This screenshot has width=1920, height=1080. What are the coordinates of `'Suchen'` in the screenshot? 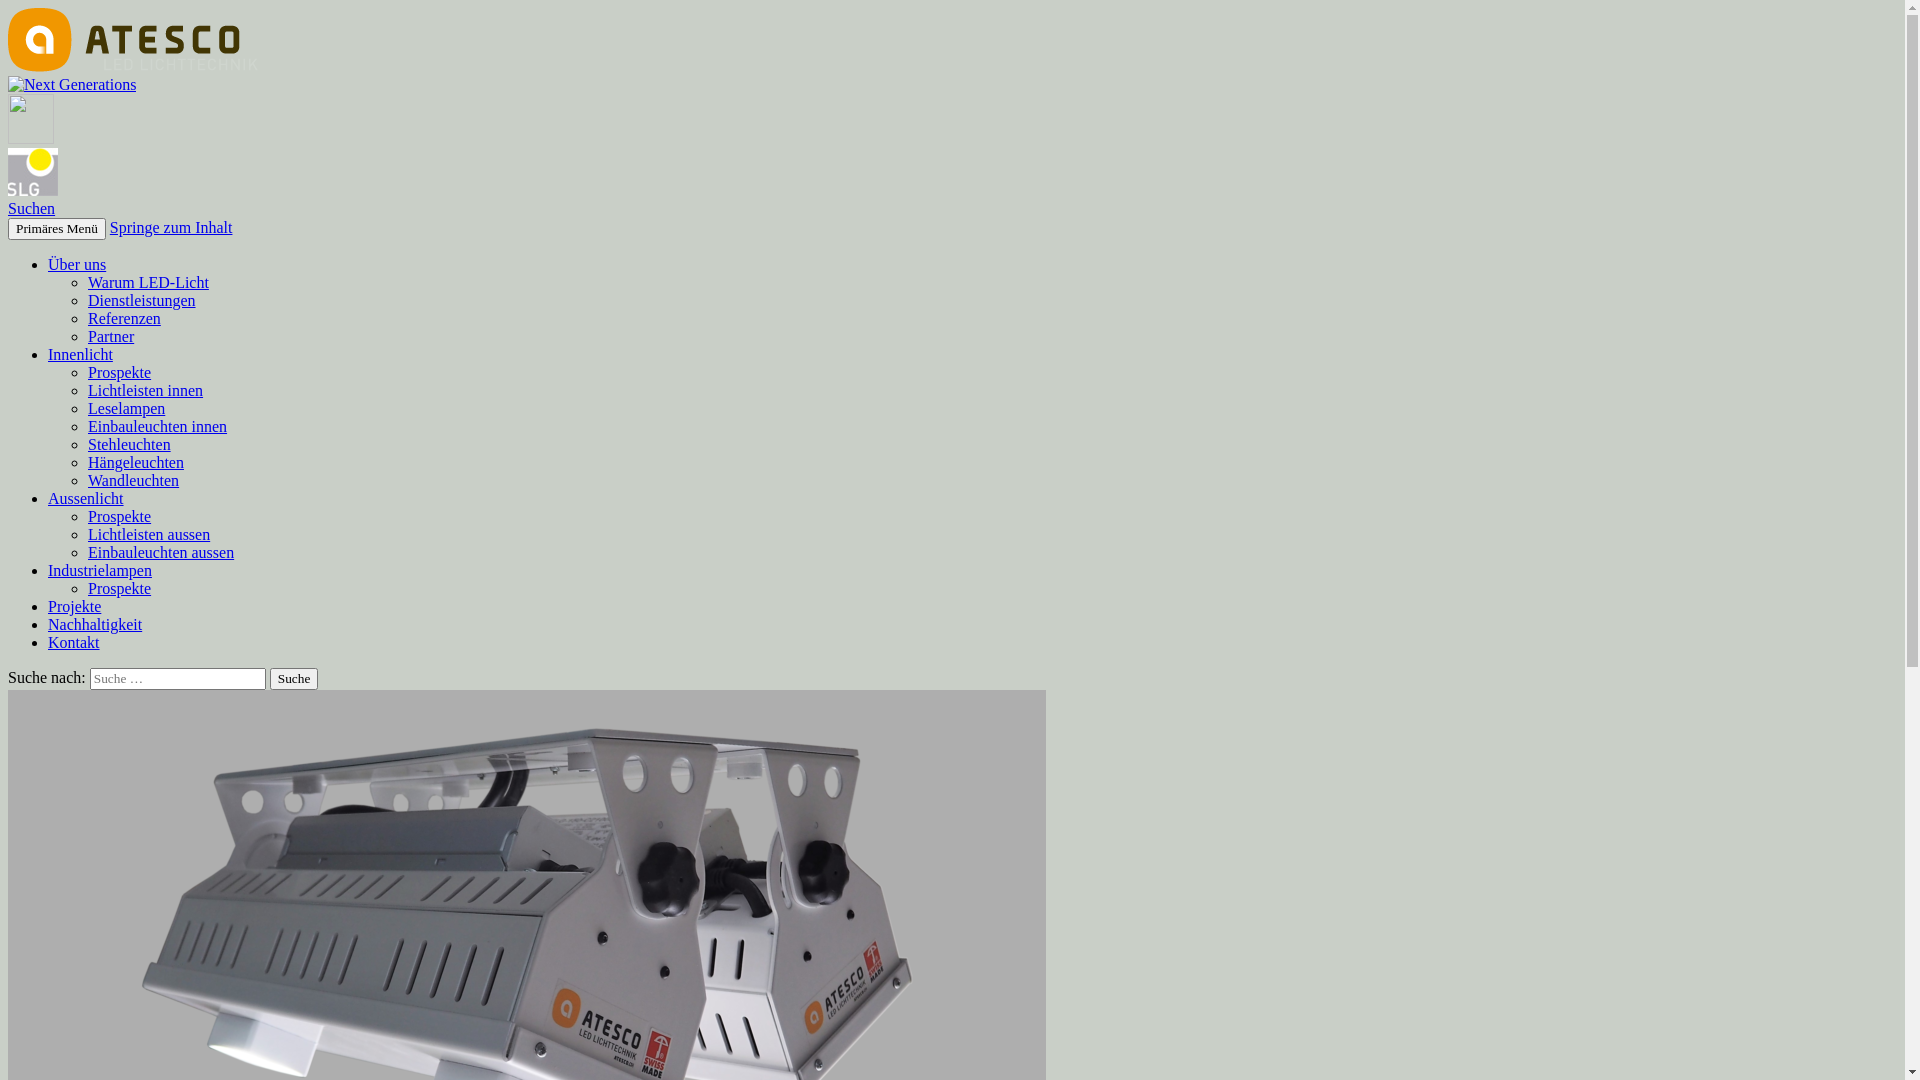 It's located at (31, 208).